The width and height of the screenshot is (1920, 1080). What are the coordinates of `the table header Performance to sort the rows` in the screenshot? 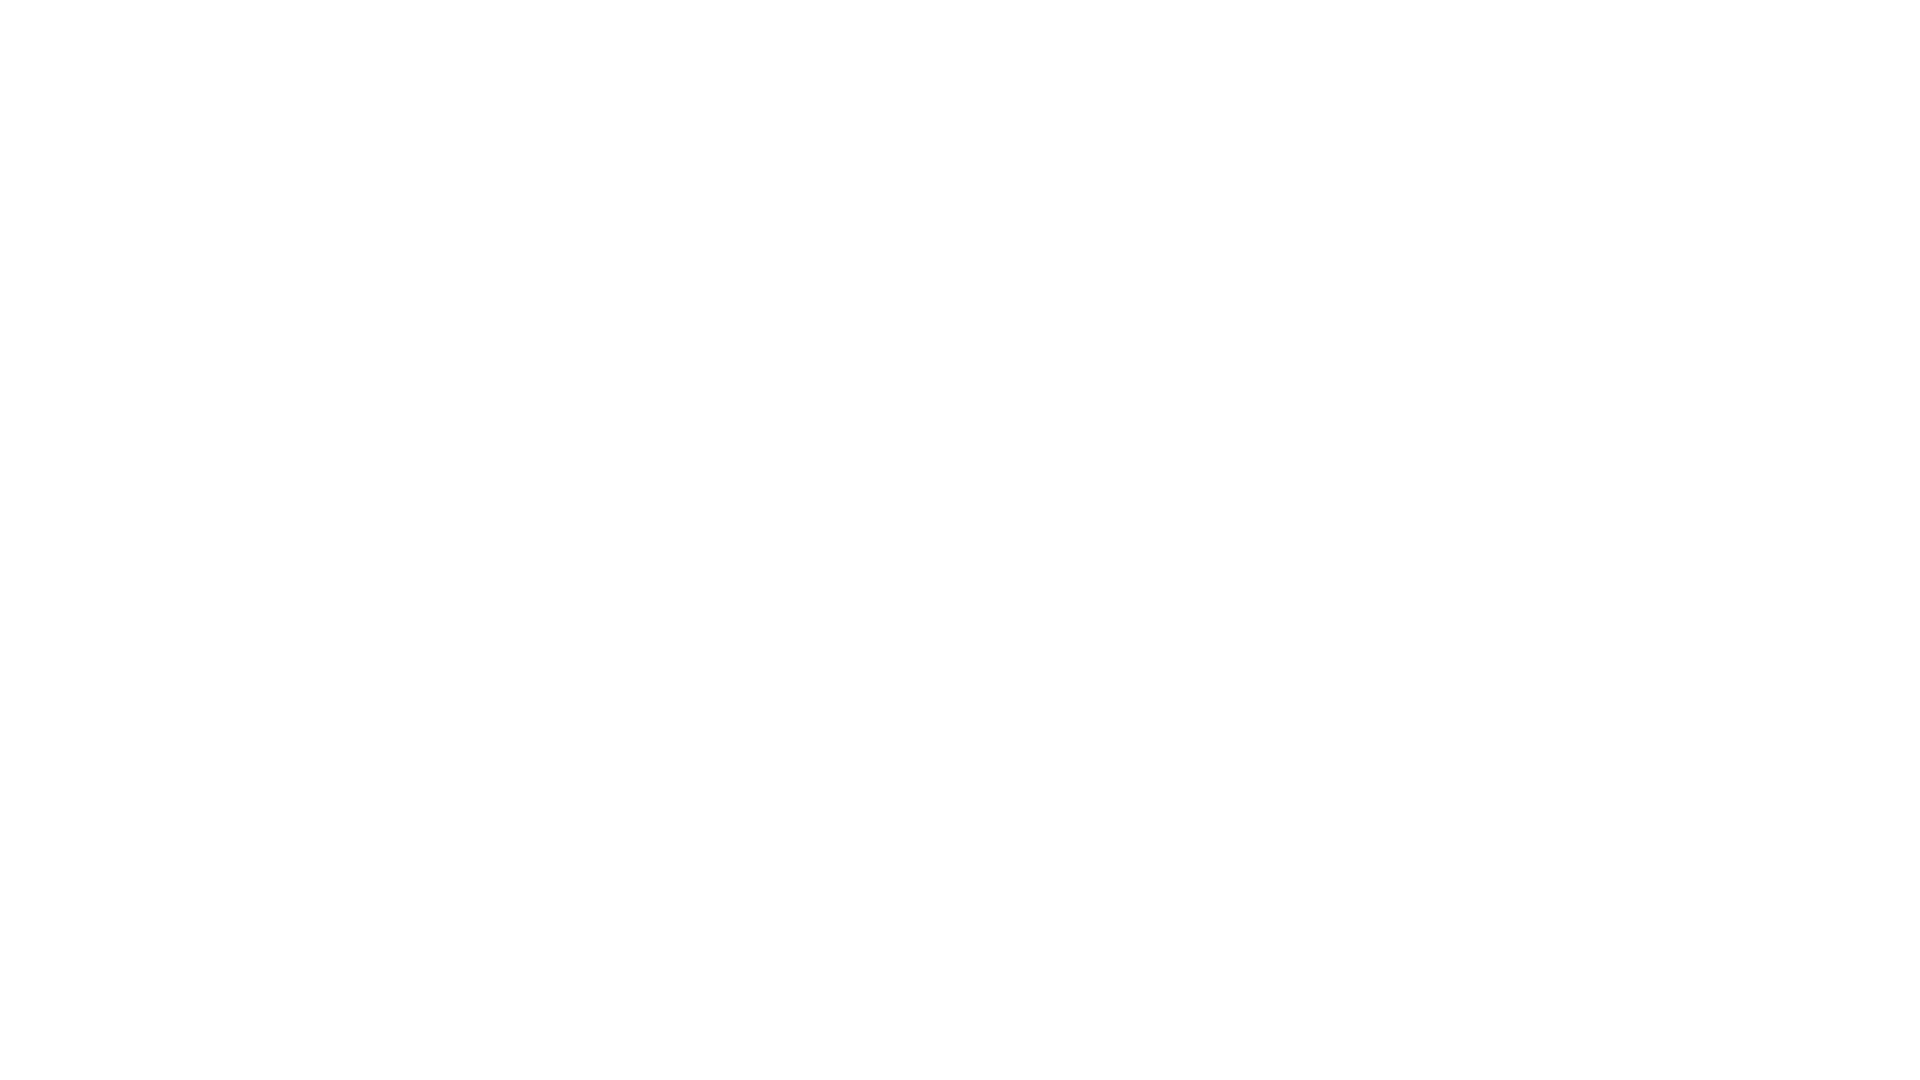 It's located at (399, 49).